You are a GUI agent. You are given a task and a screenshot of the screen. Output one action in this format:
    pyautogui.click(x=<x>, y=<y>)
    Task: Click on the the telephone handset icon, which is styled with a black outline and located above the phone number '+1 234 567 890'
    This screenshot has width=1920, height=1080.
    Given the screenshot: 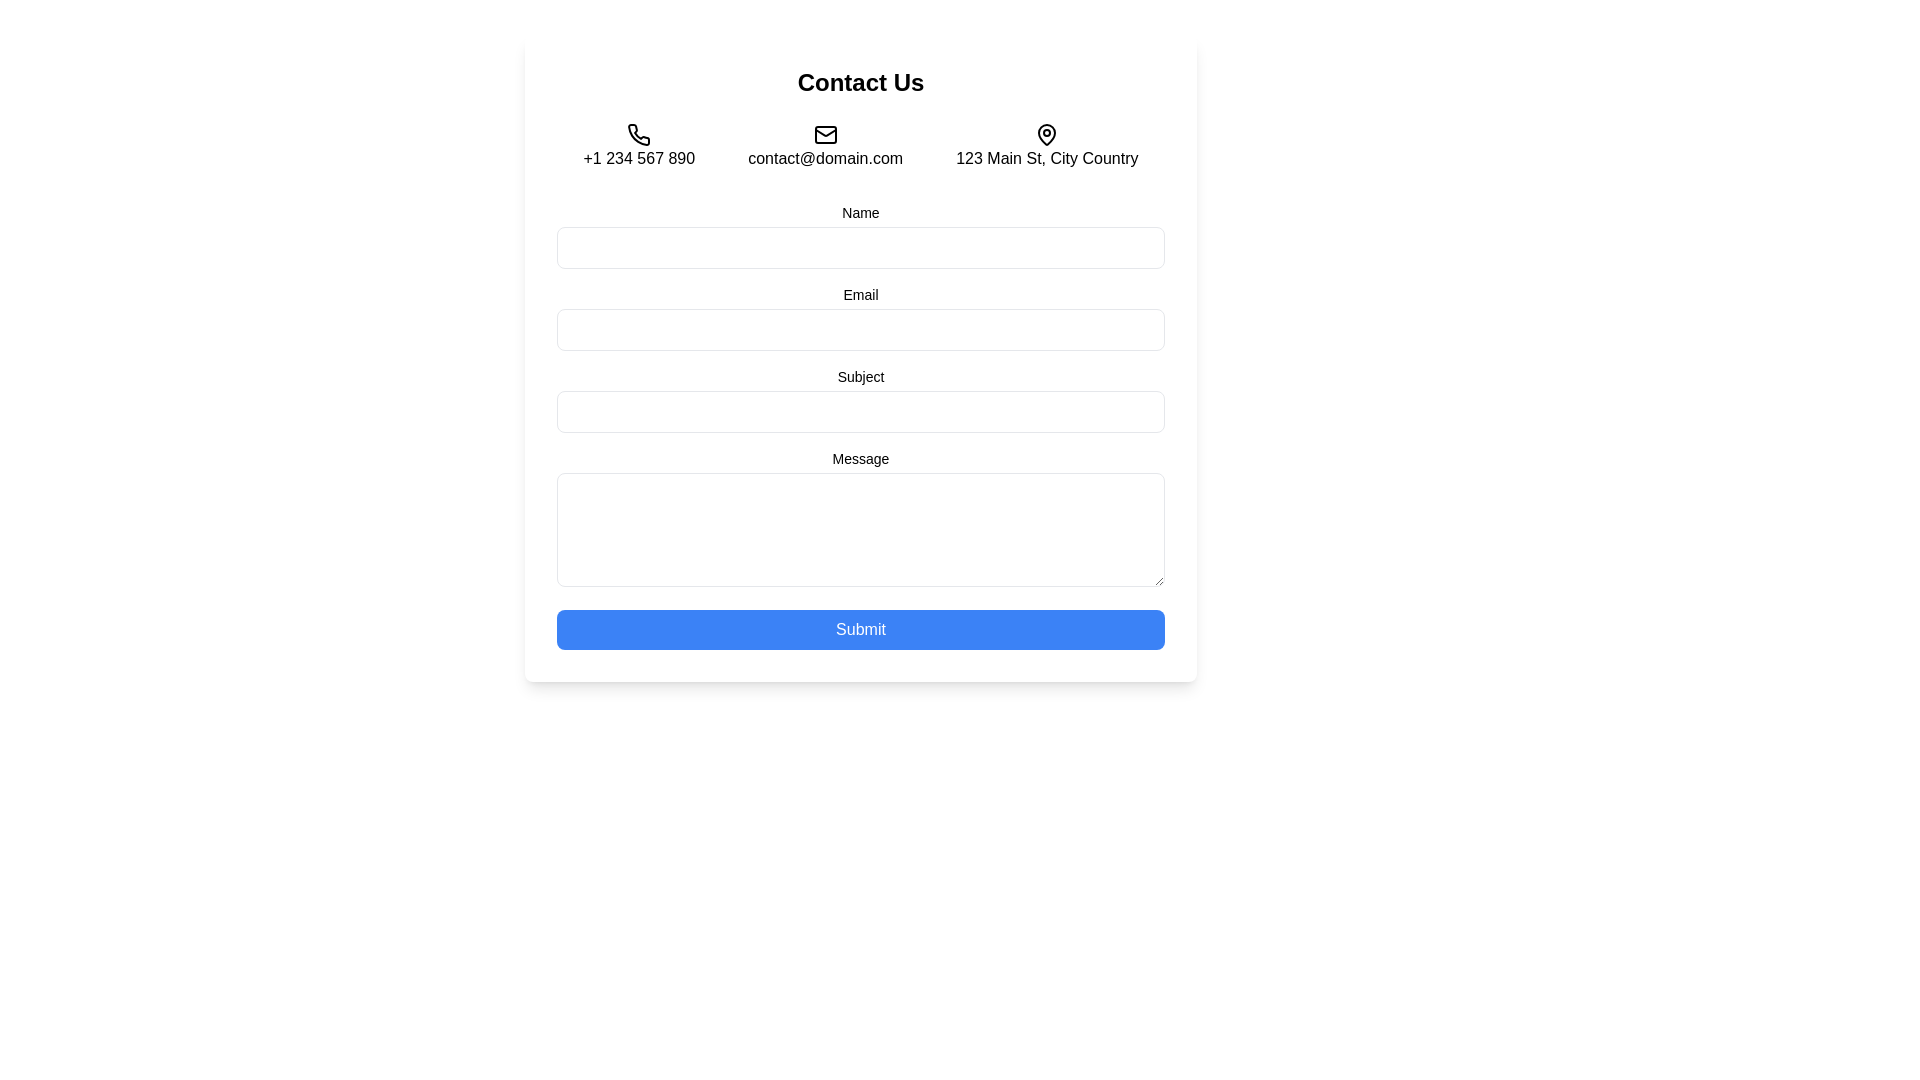 What is the action you would take?
    pyautogui.click(x=638, y=135)
    